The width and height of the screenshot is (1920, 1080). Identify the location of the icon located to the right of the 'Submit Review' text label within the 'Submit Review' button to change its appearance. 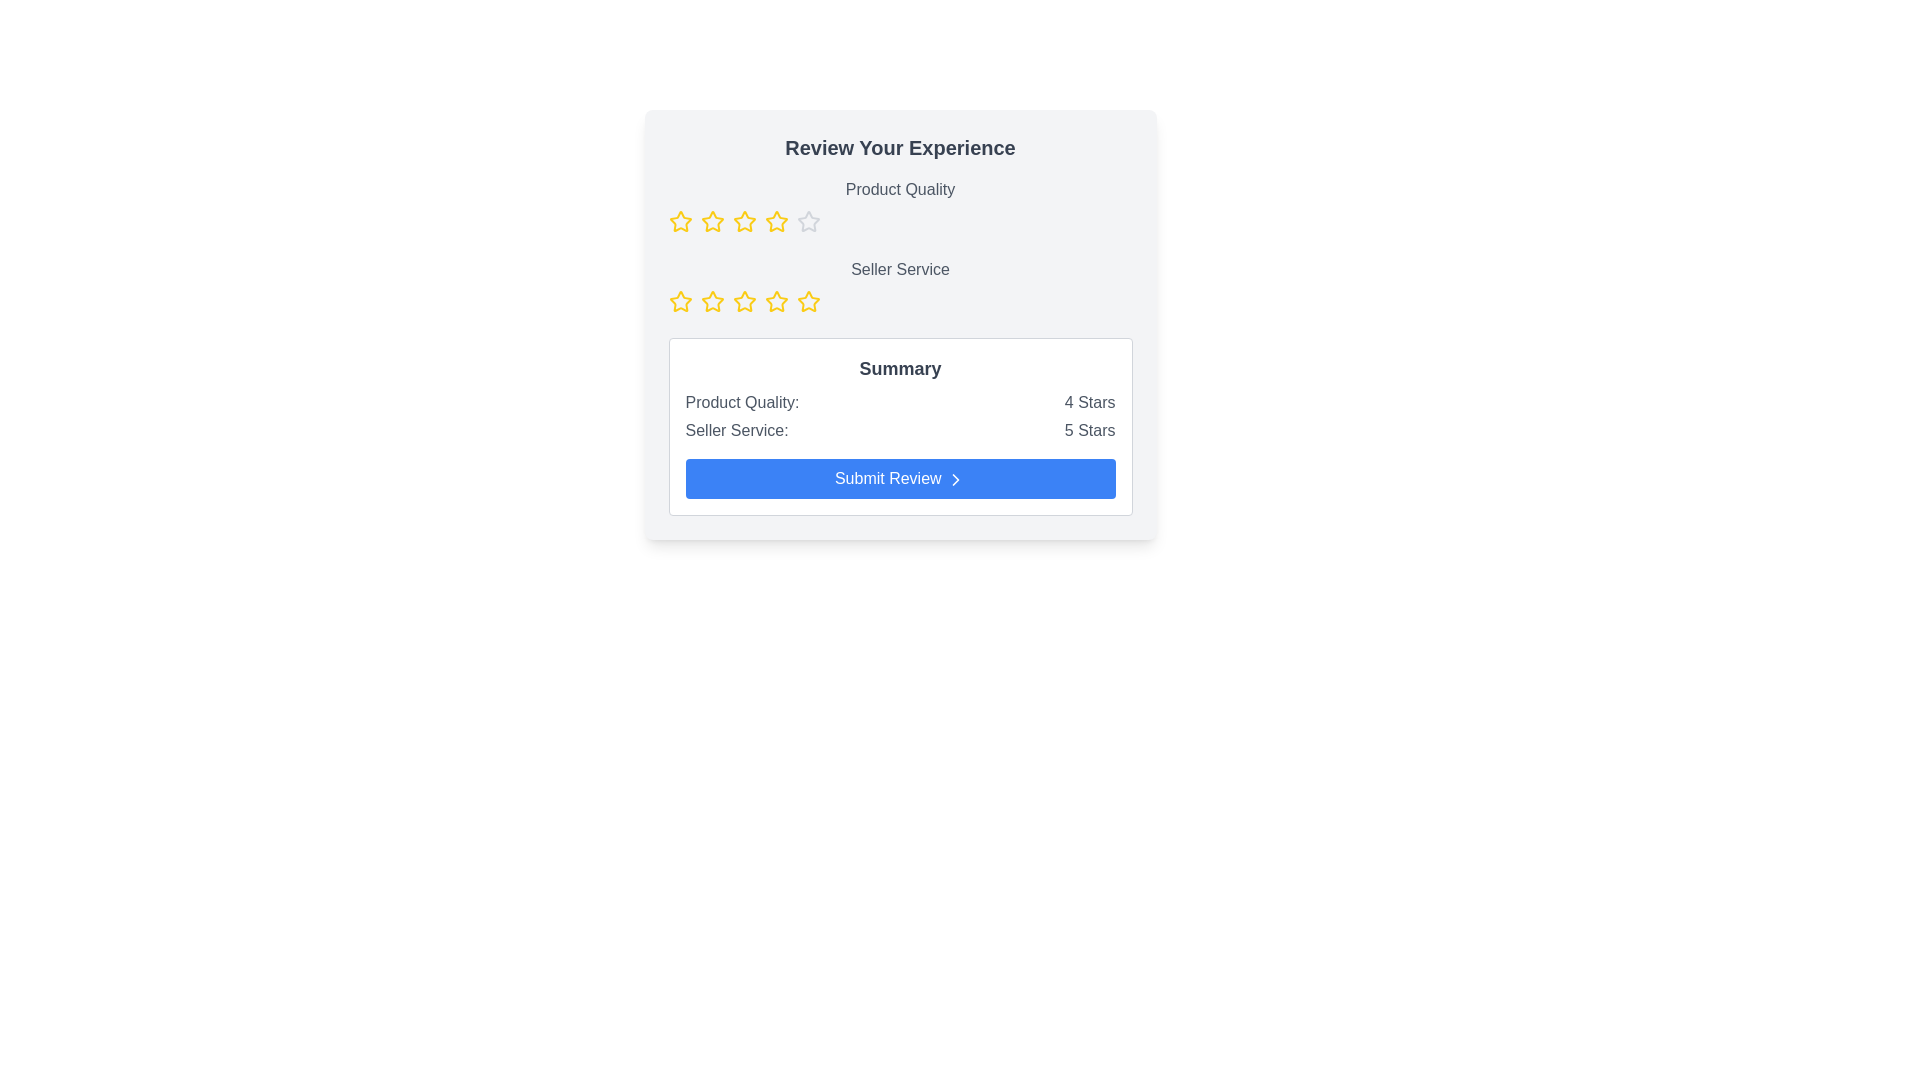
(955, 479).